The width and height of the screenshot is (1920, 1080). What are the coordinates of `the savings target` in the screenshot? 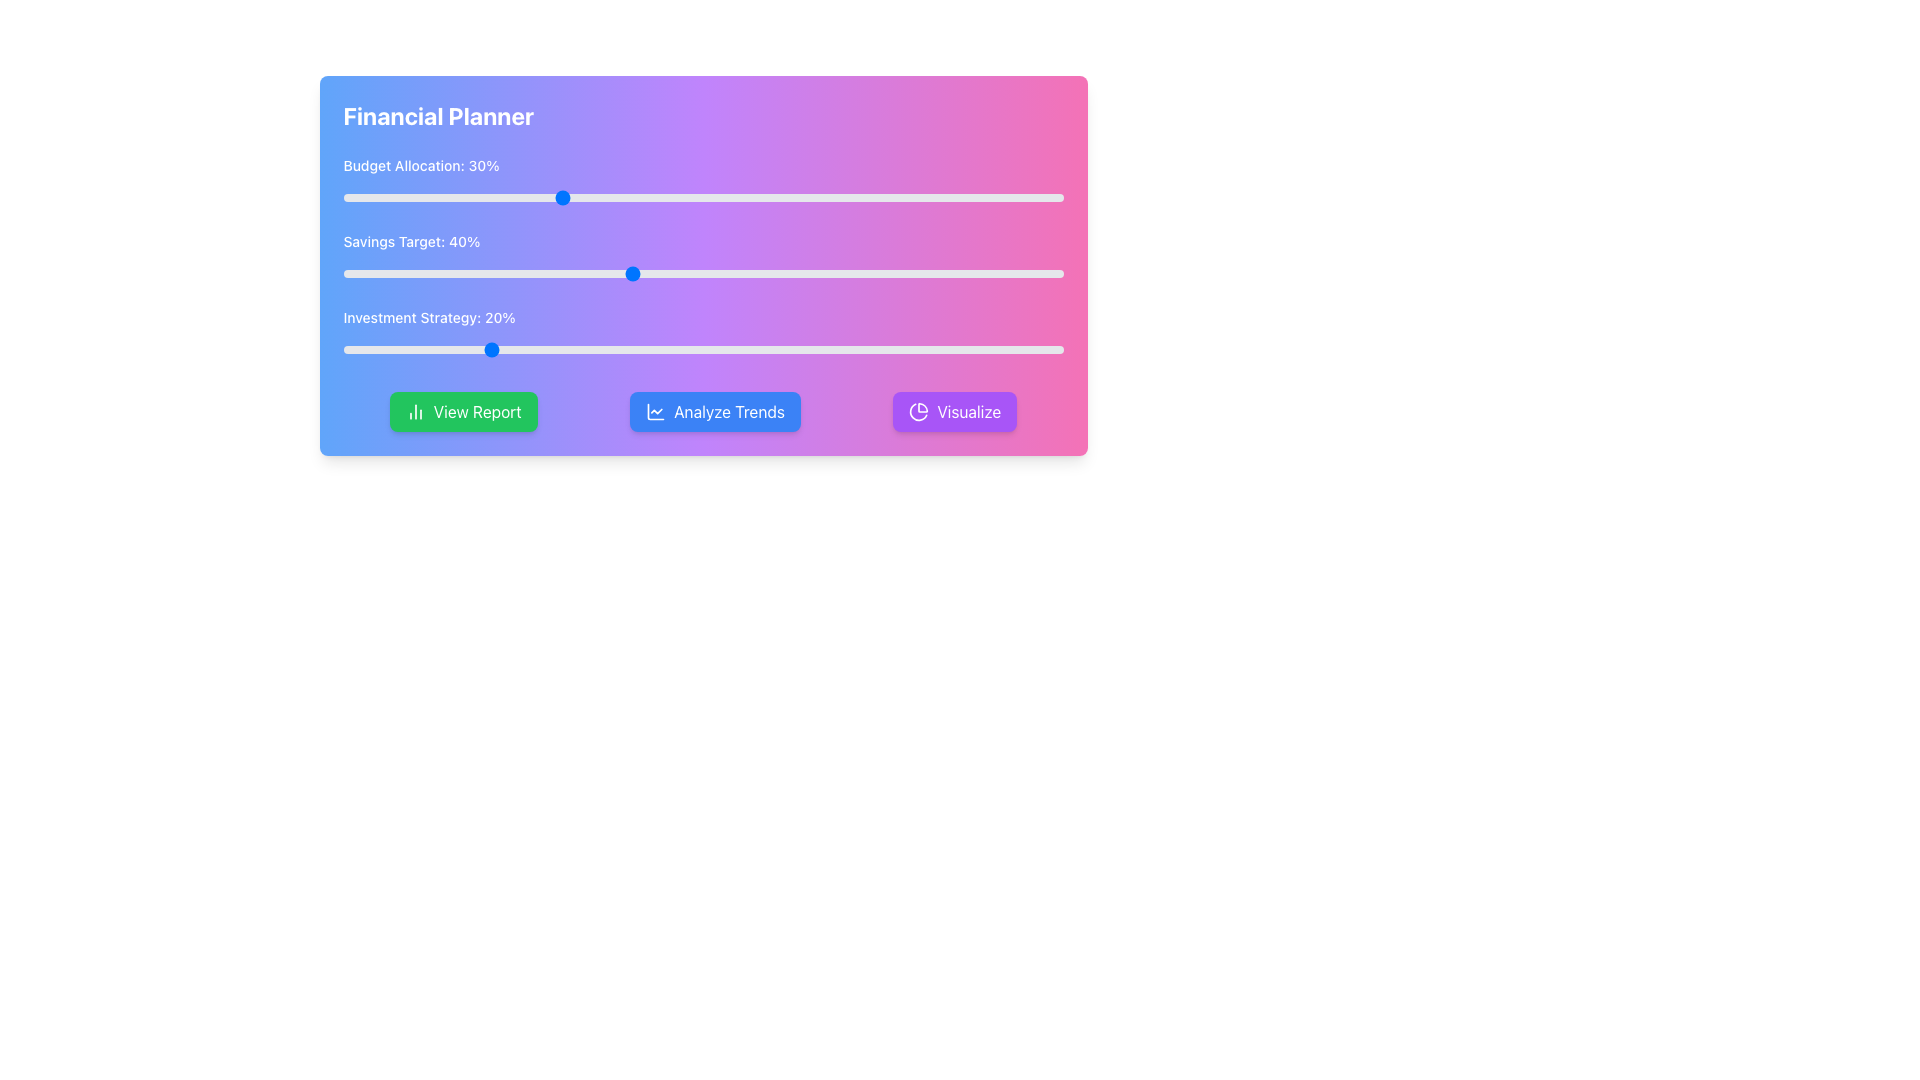 It's located at (947, 273).